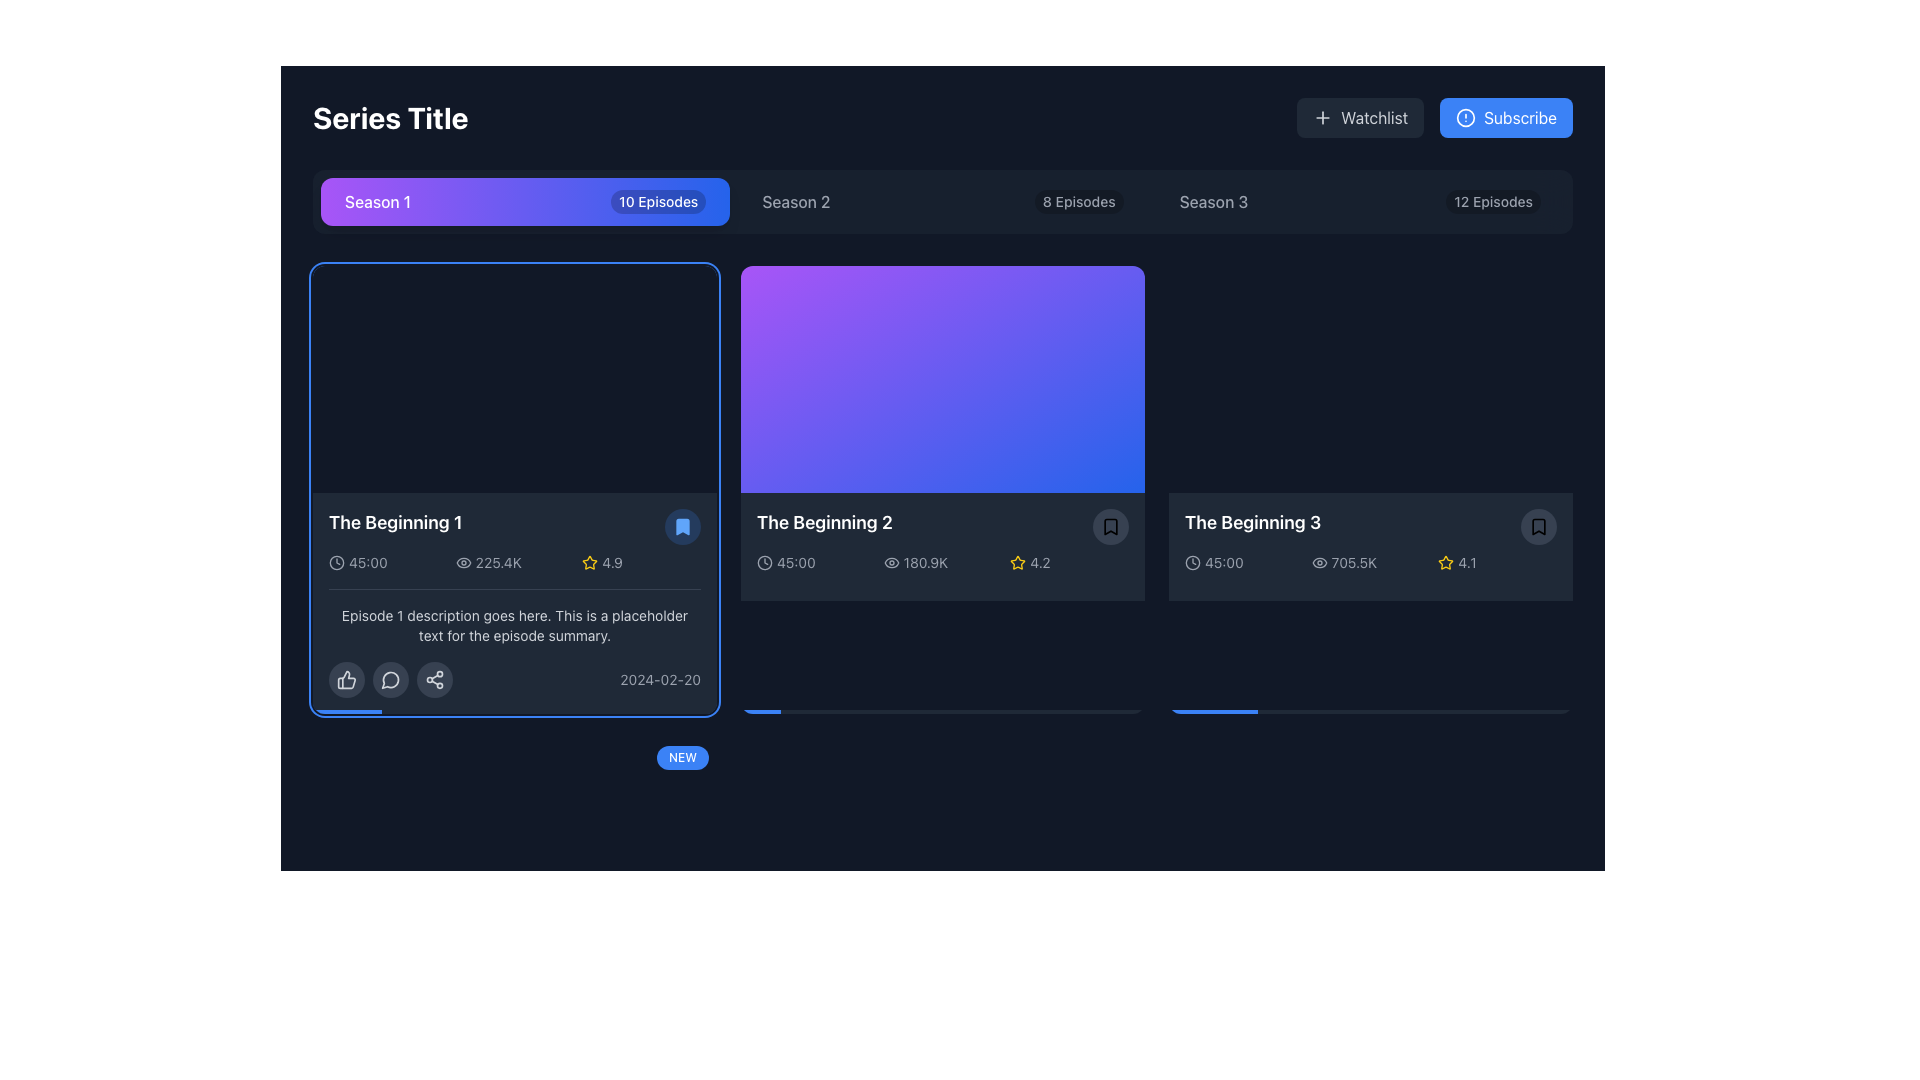 The image size is (1920, 1080). Describe the element at coordinates (514, 624) in the screenshot. I see `descriptive summary text block for Episode 1 located beneath the title 'The Beginning 1'` at that location.